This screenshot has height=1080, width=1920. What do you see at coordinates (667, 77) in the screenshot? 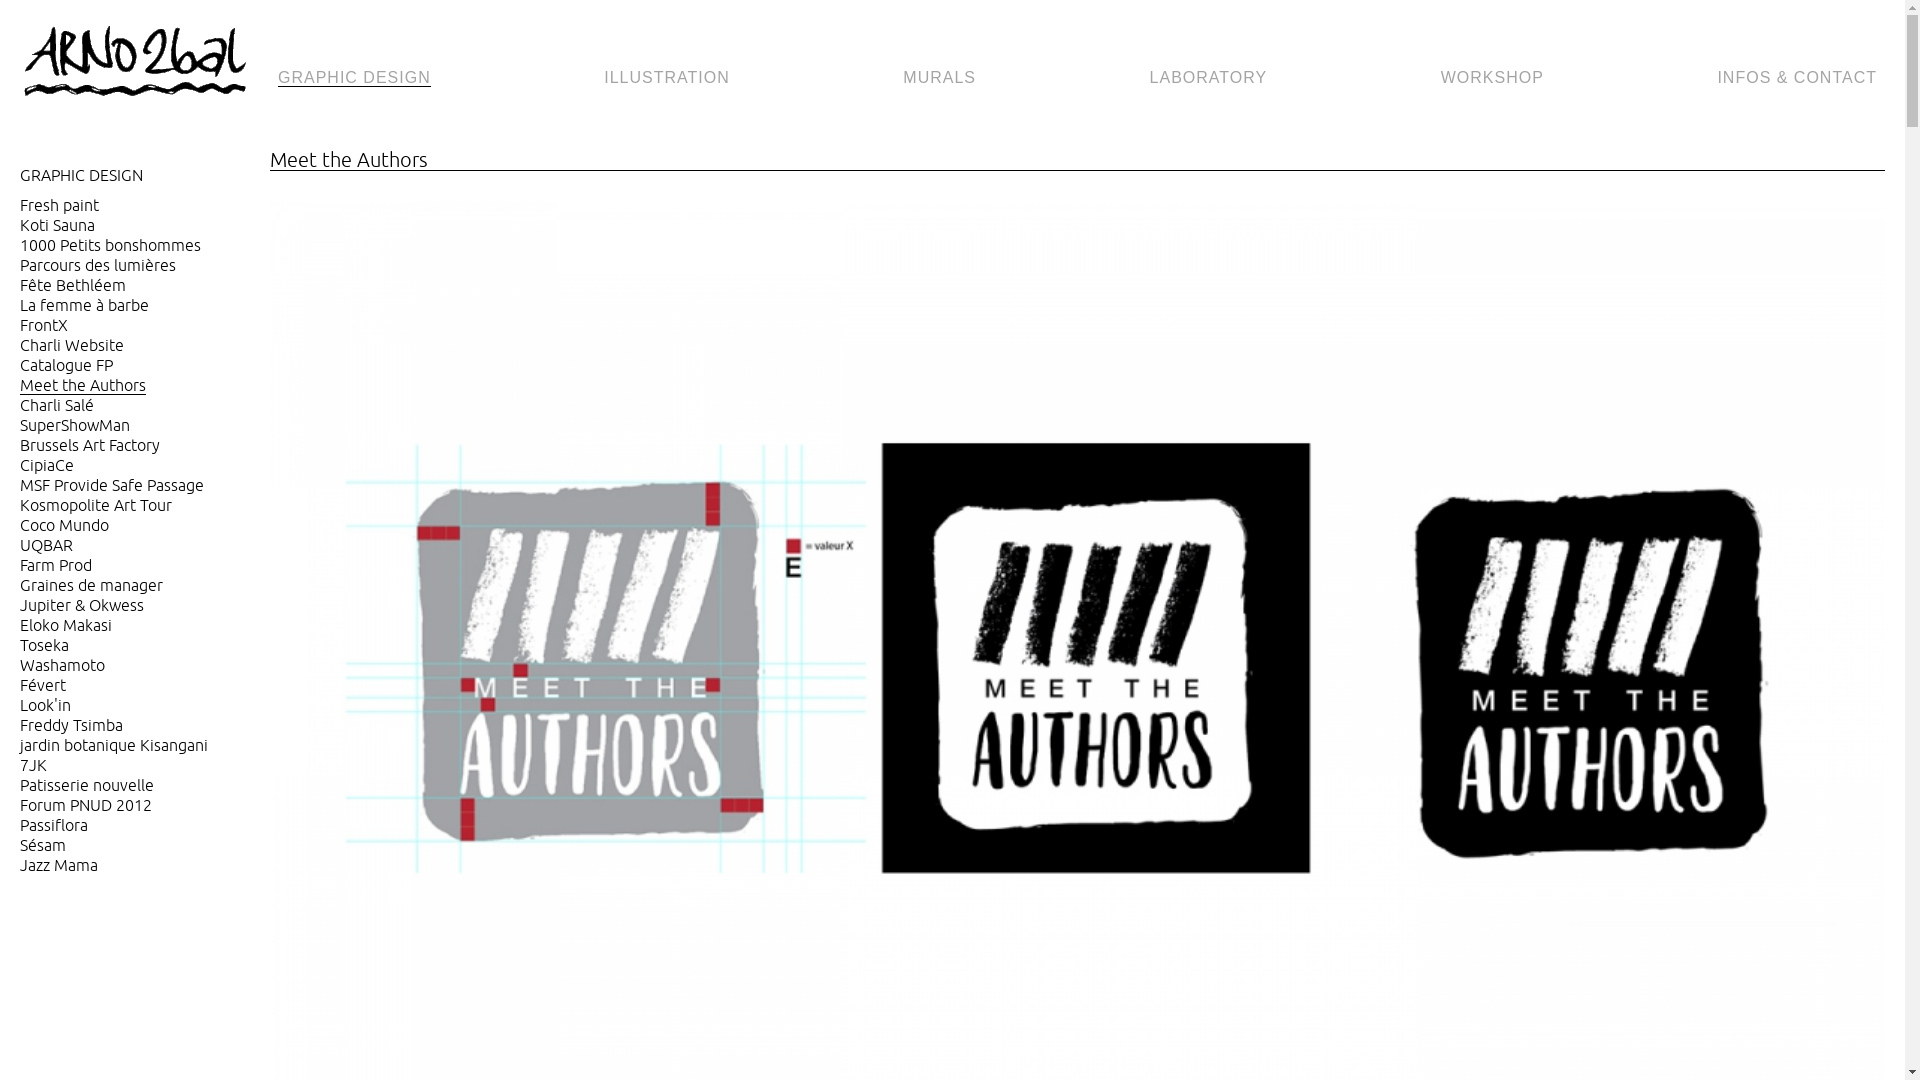
I see `'ILLUSTRATION'` at bounding box center [667, 77].